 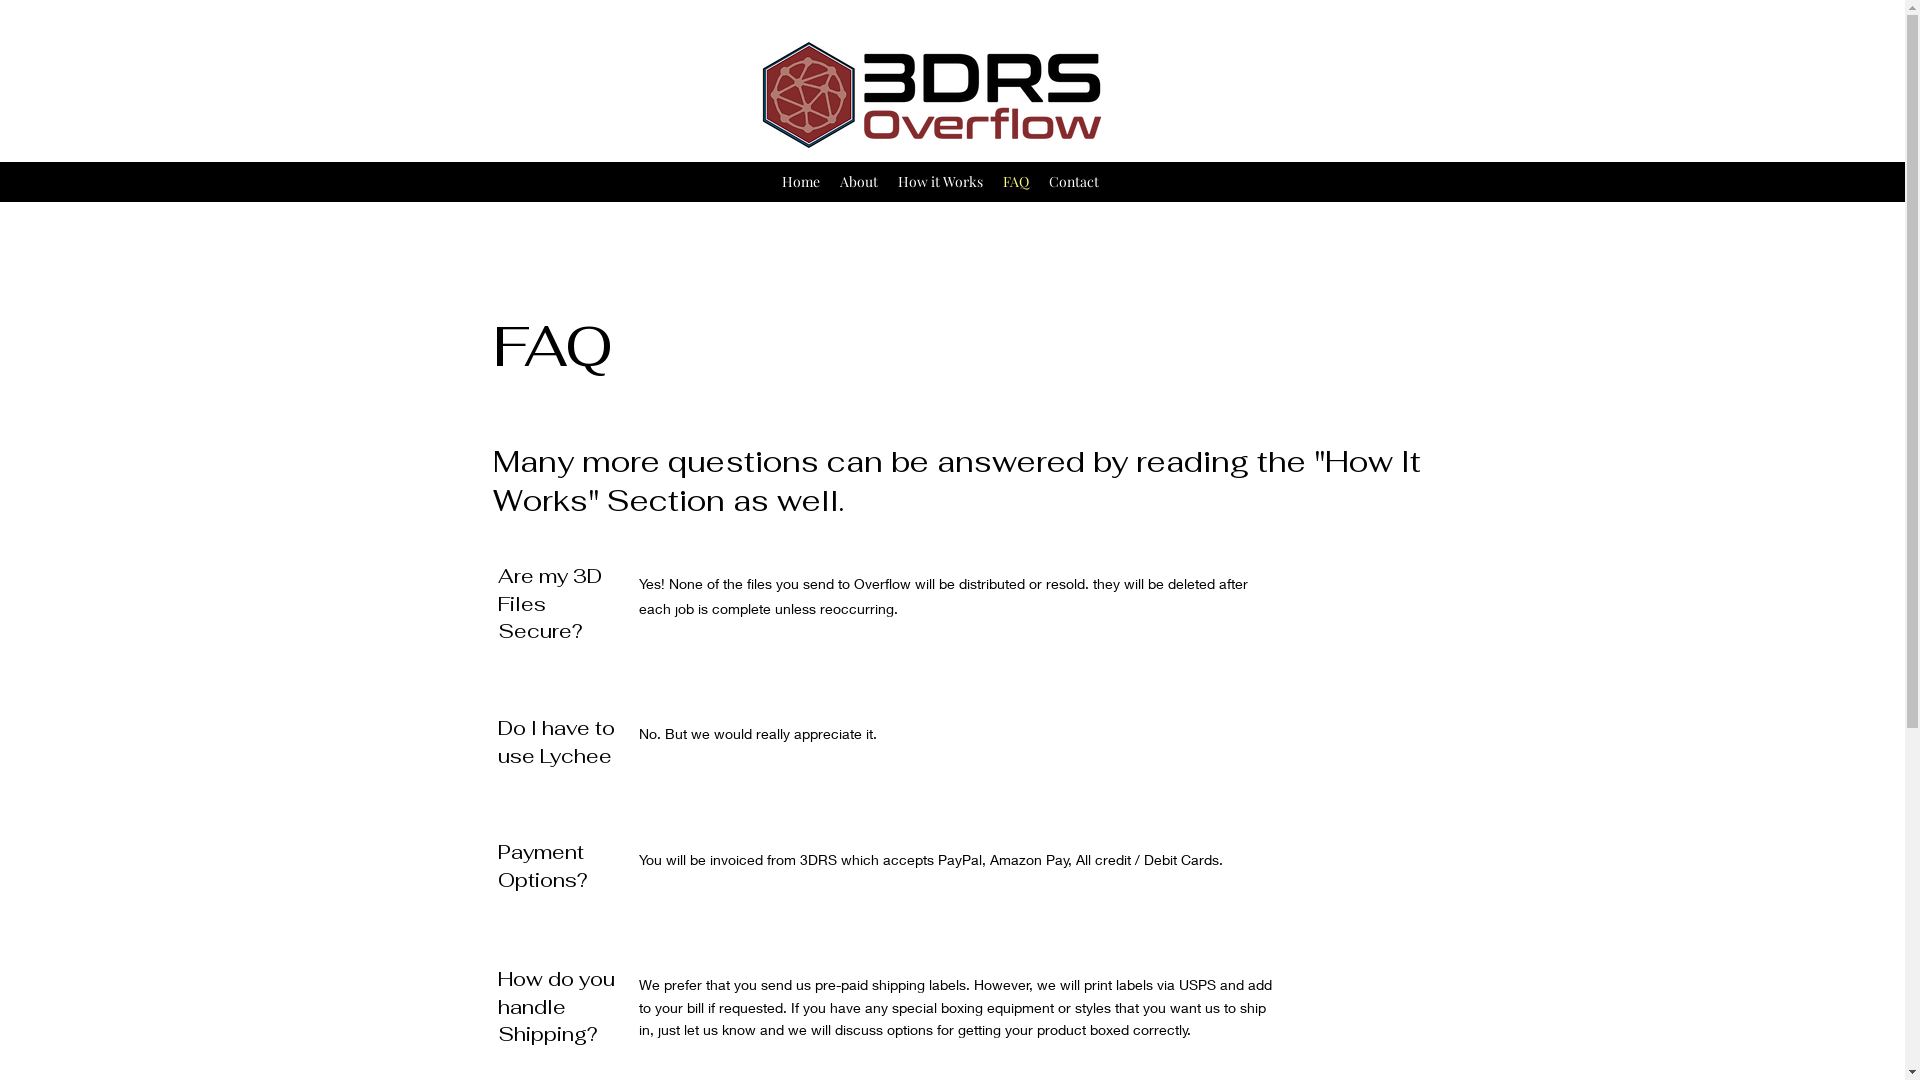 What do you see at coordinates (926, 95) in the screenshot?
I see `'3DOverflow_Conthrax_Font_2022.png'` at bounding box center [926, 95].